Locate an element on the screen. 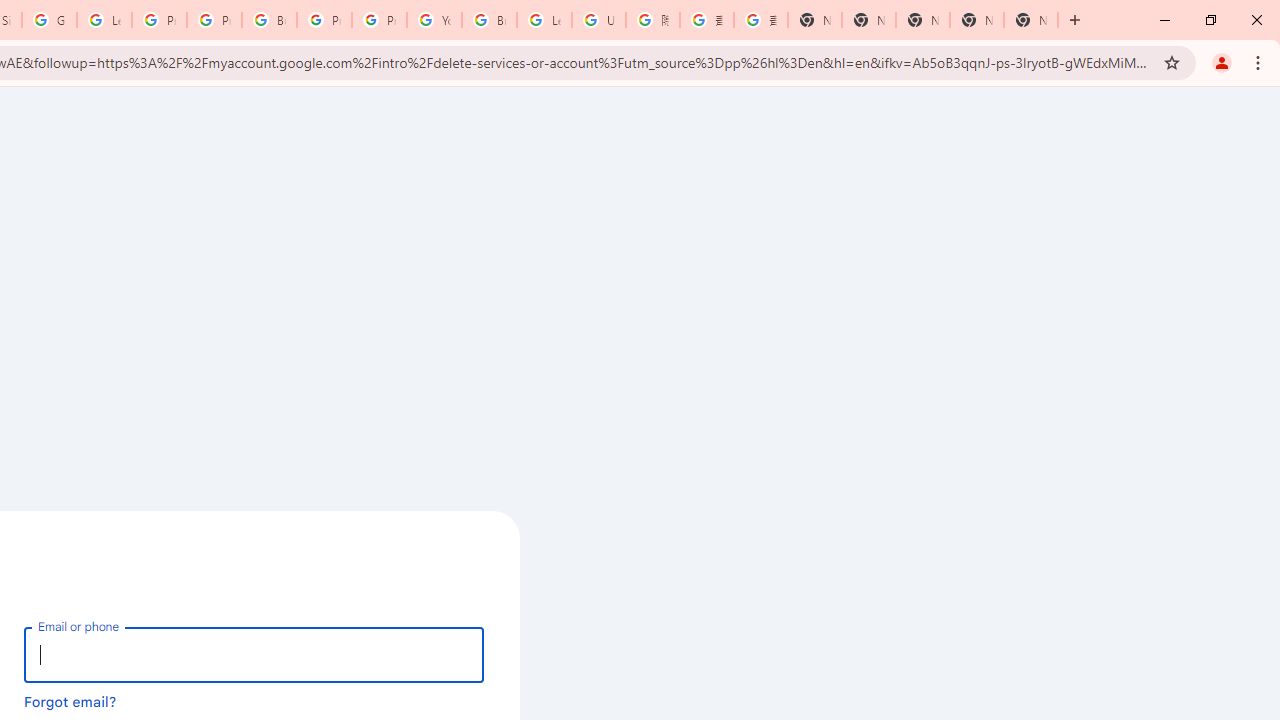 This screenshot has width=1280, height=720. 'Forgot email?' is located at coordinates (70, 700).